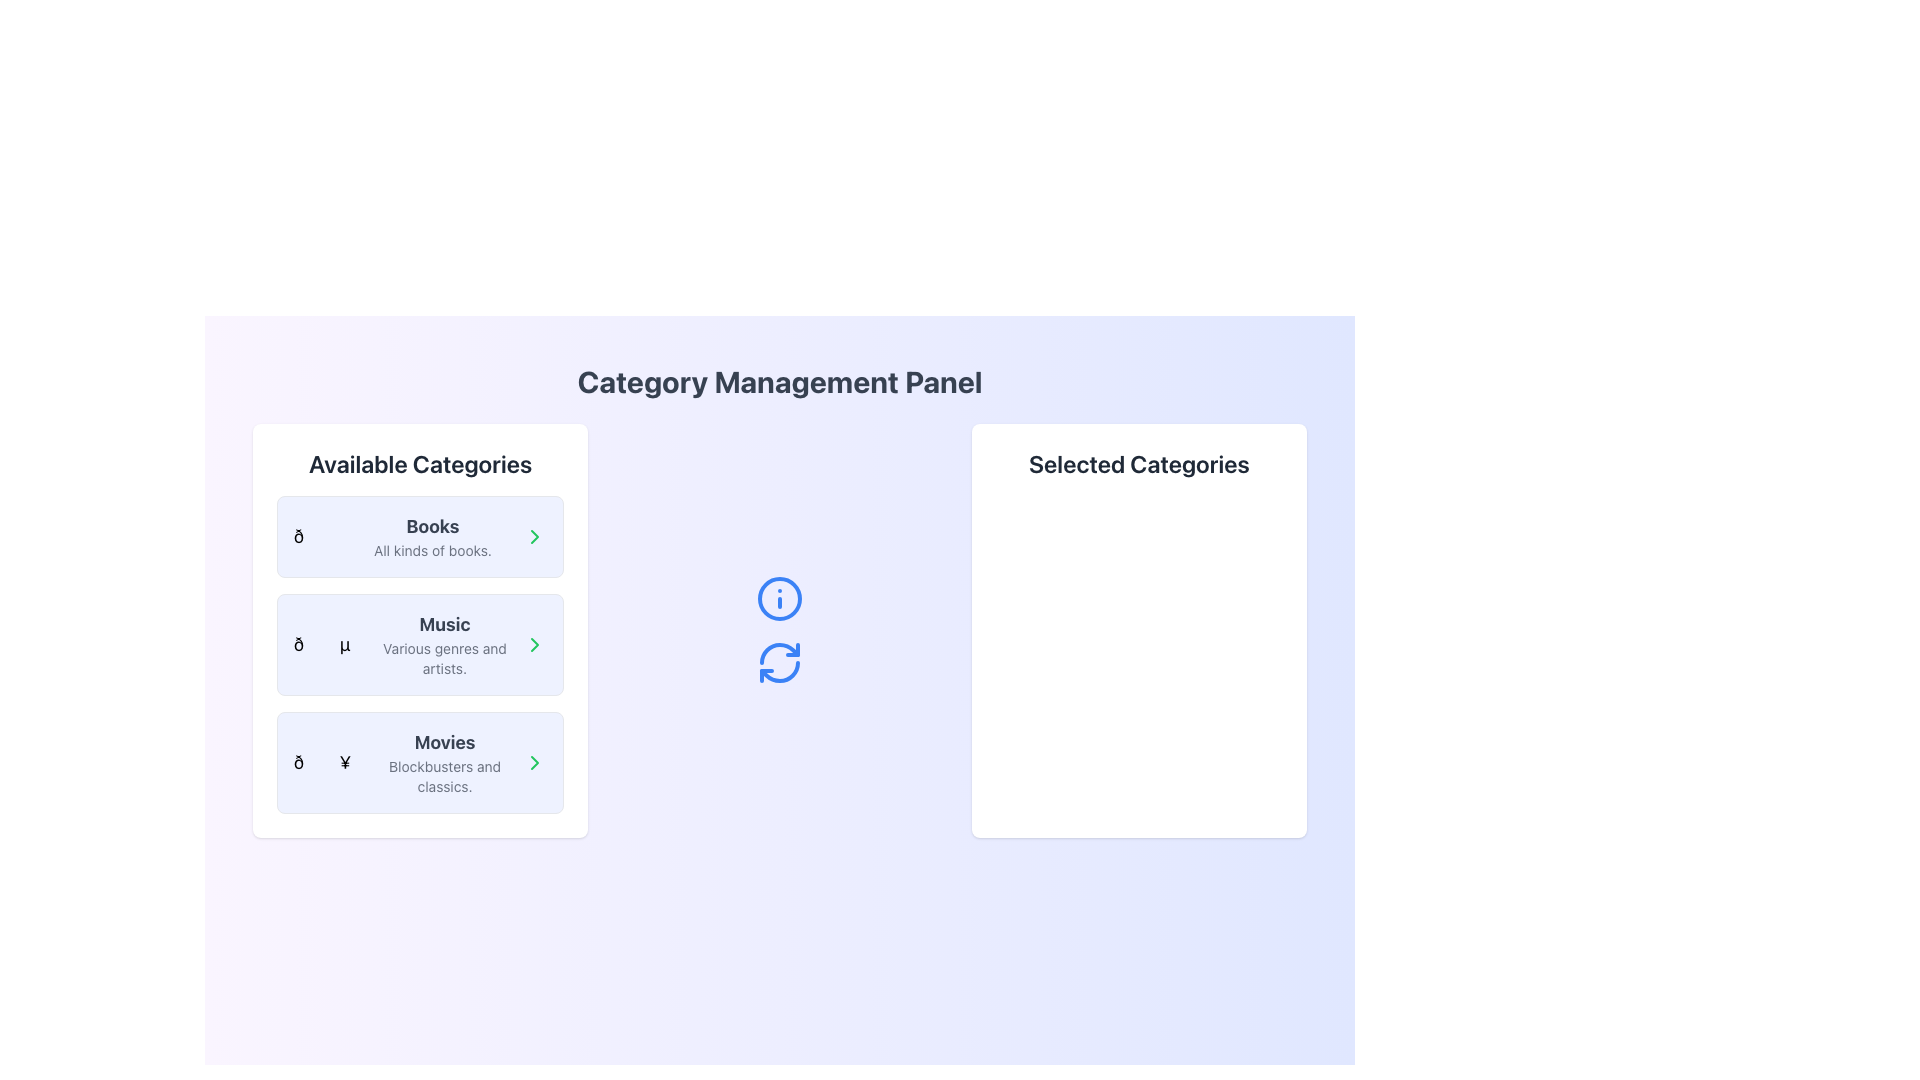 This screenshot has width=1920, height=1080. What do you see at coordinates (419, 655) in the screenshot?
I see `the second category item in the 'Available Categories' panel` at bounding box center [419, 655].